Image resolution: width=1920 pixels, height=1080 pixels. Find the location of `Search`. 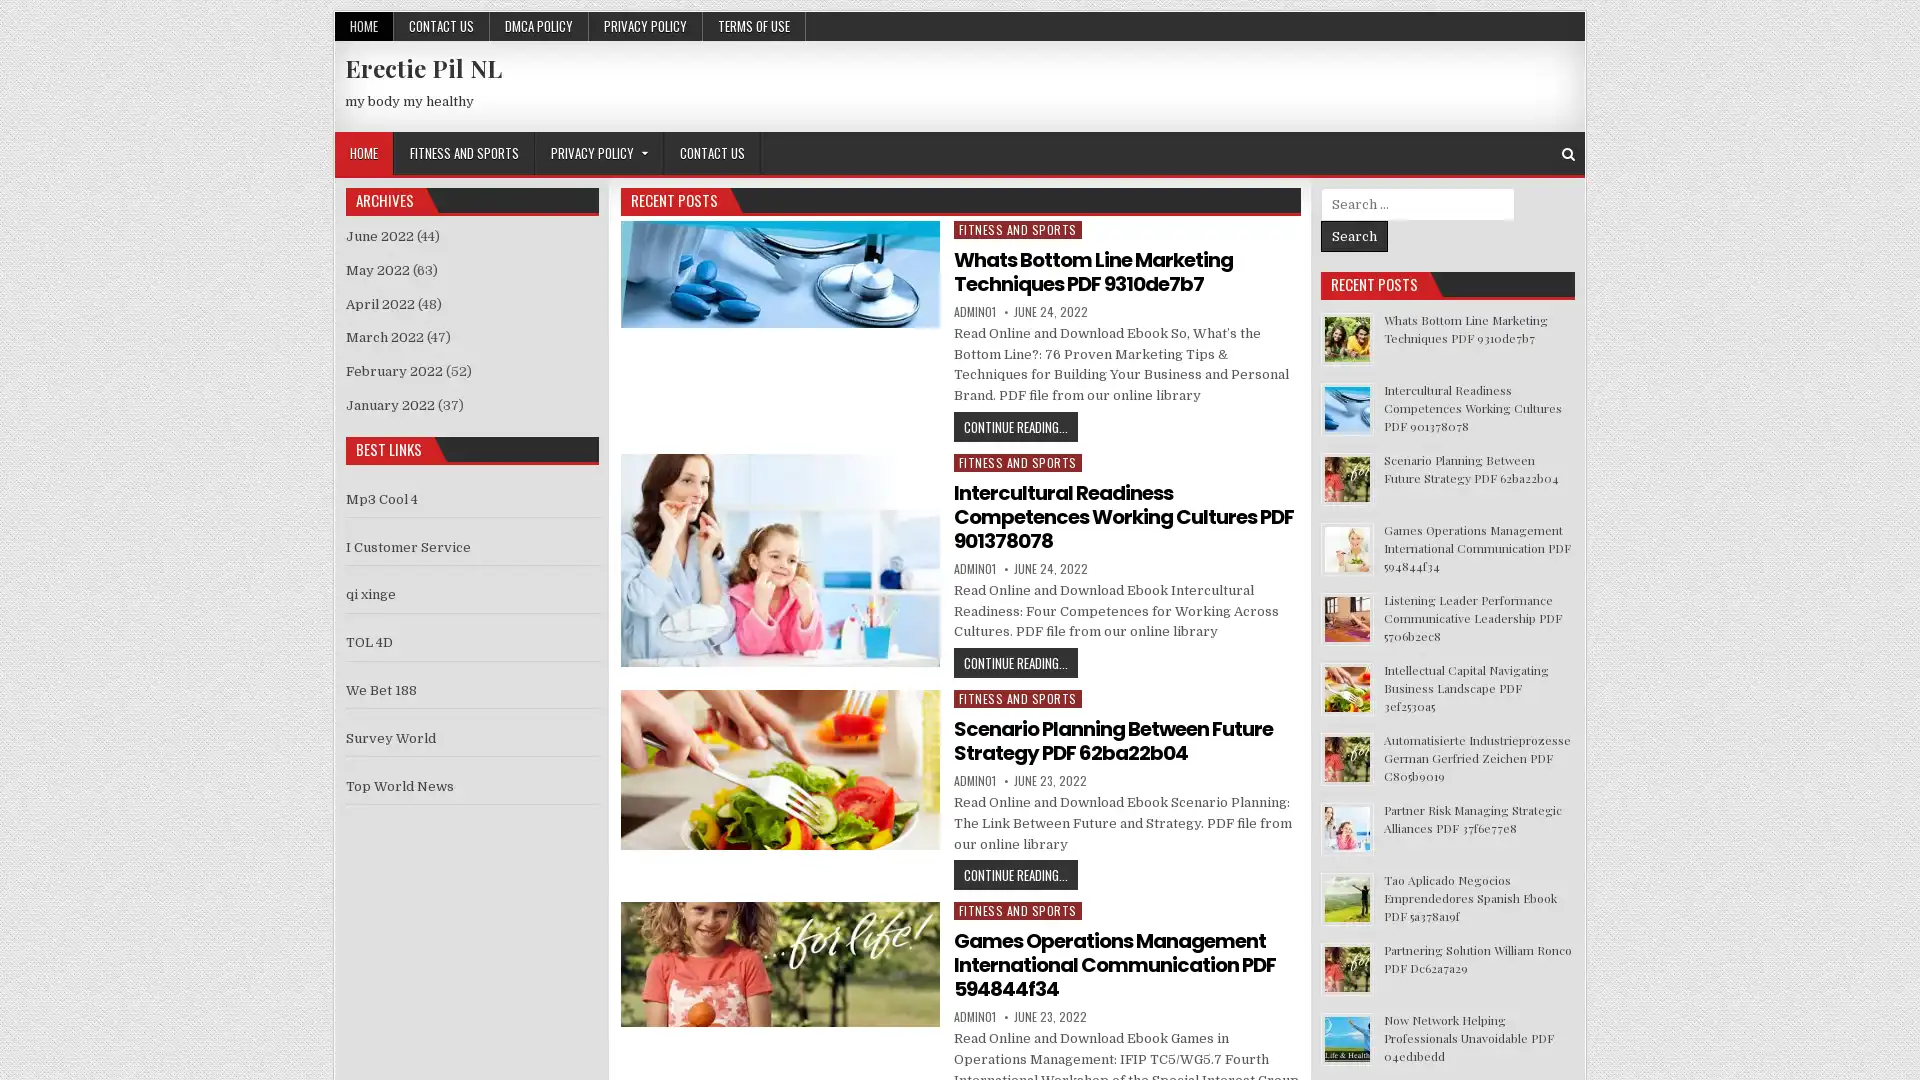

Search is located at coordinates (1354, 235).